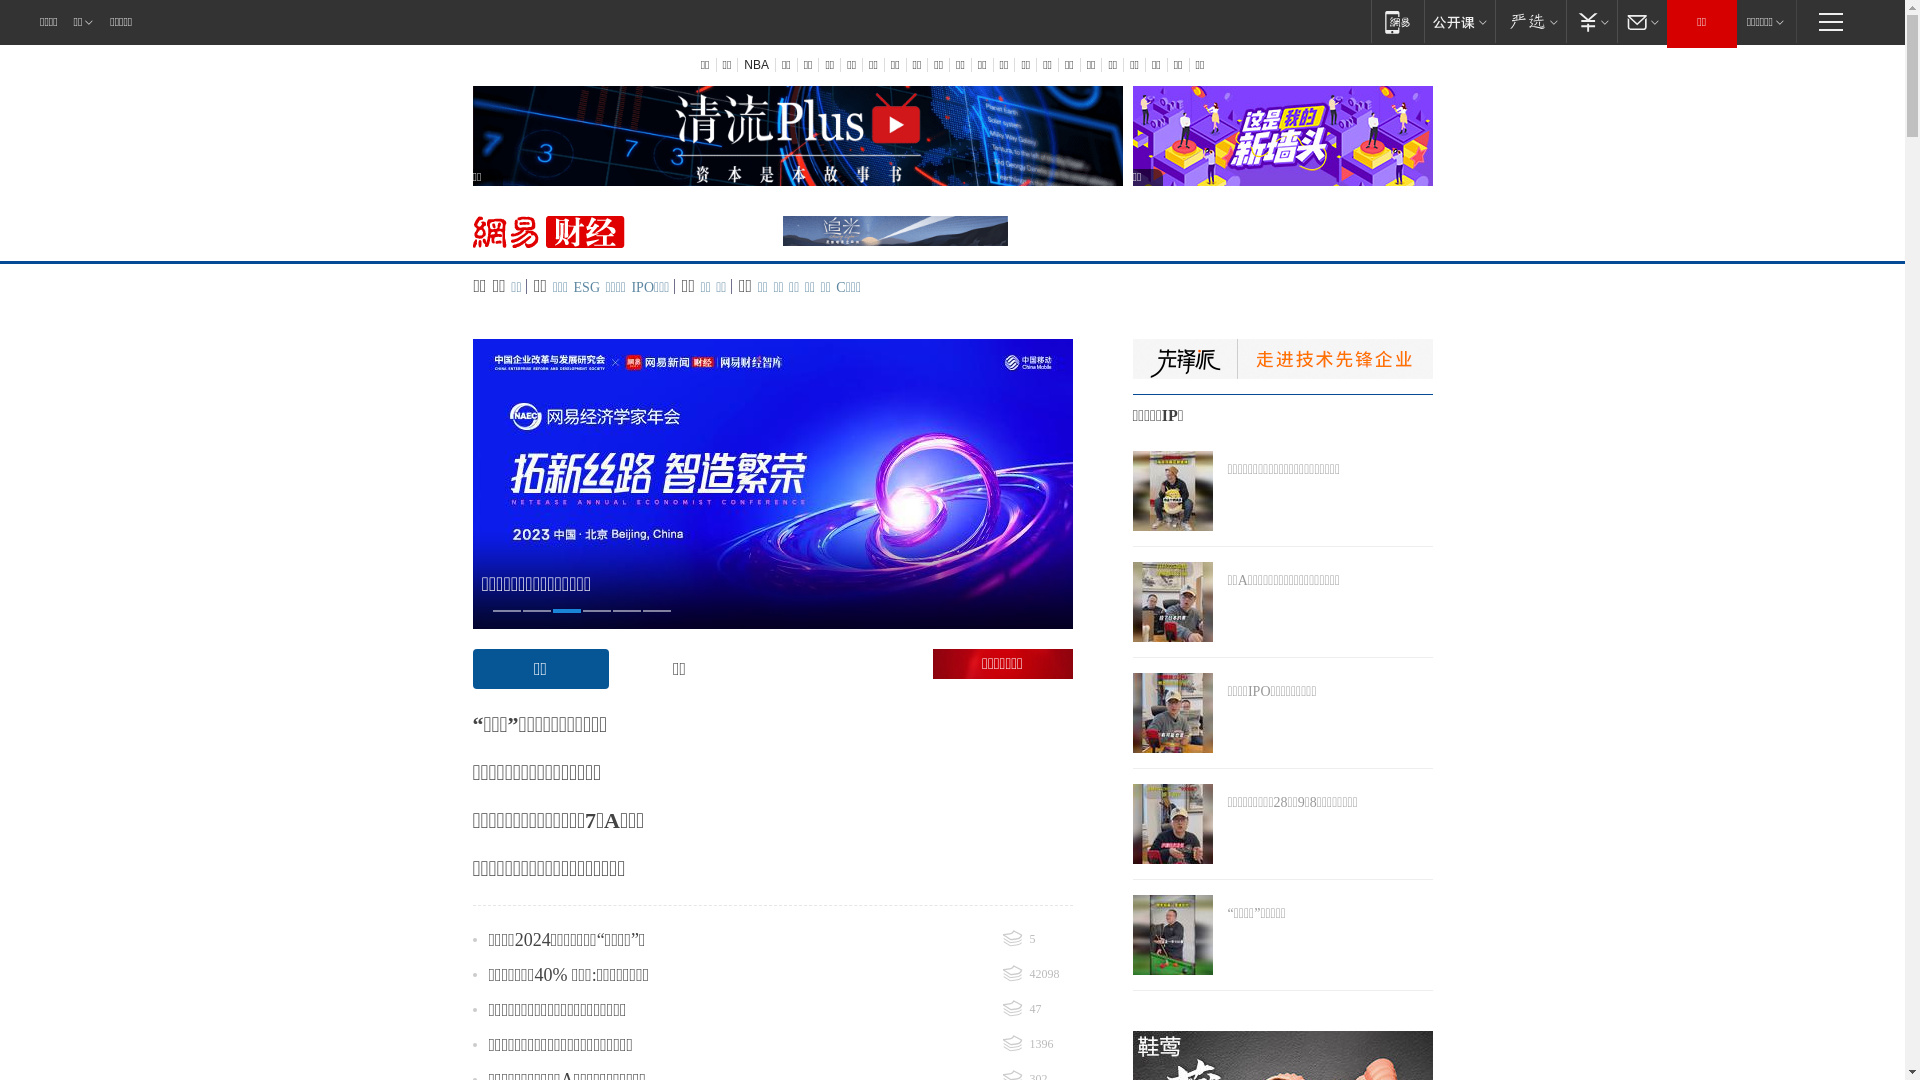  What do you see at coordinates (1036, 974) in the screenshot?
I see `'42098'` at bounding box center [1036, 974].